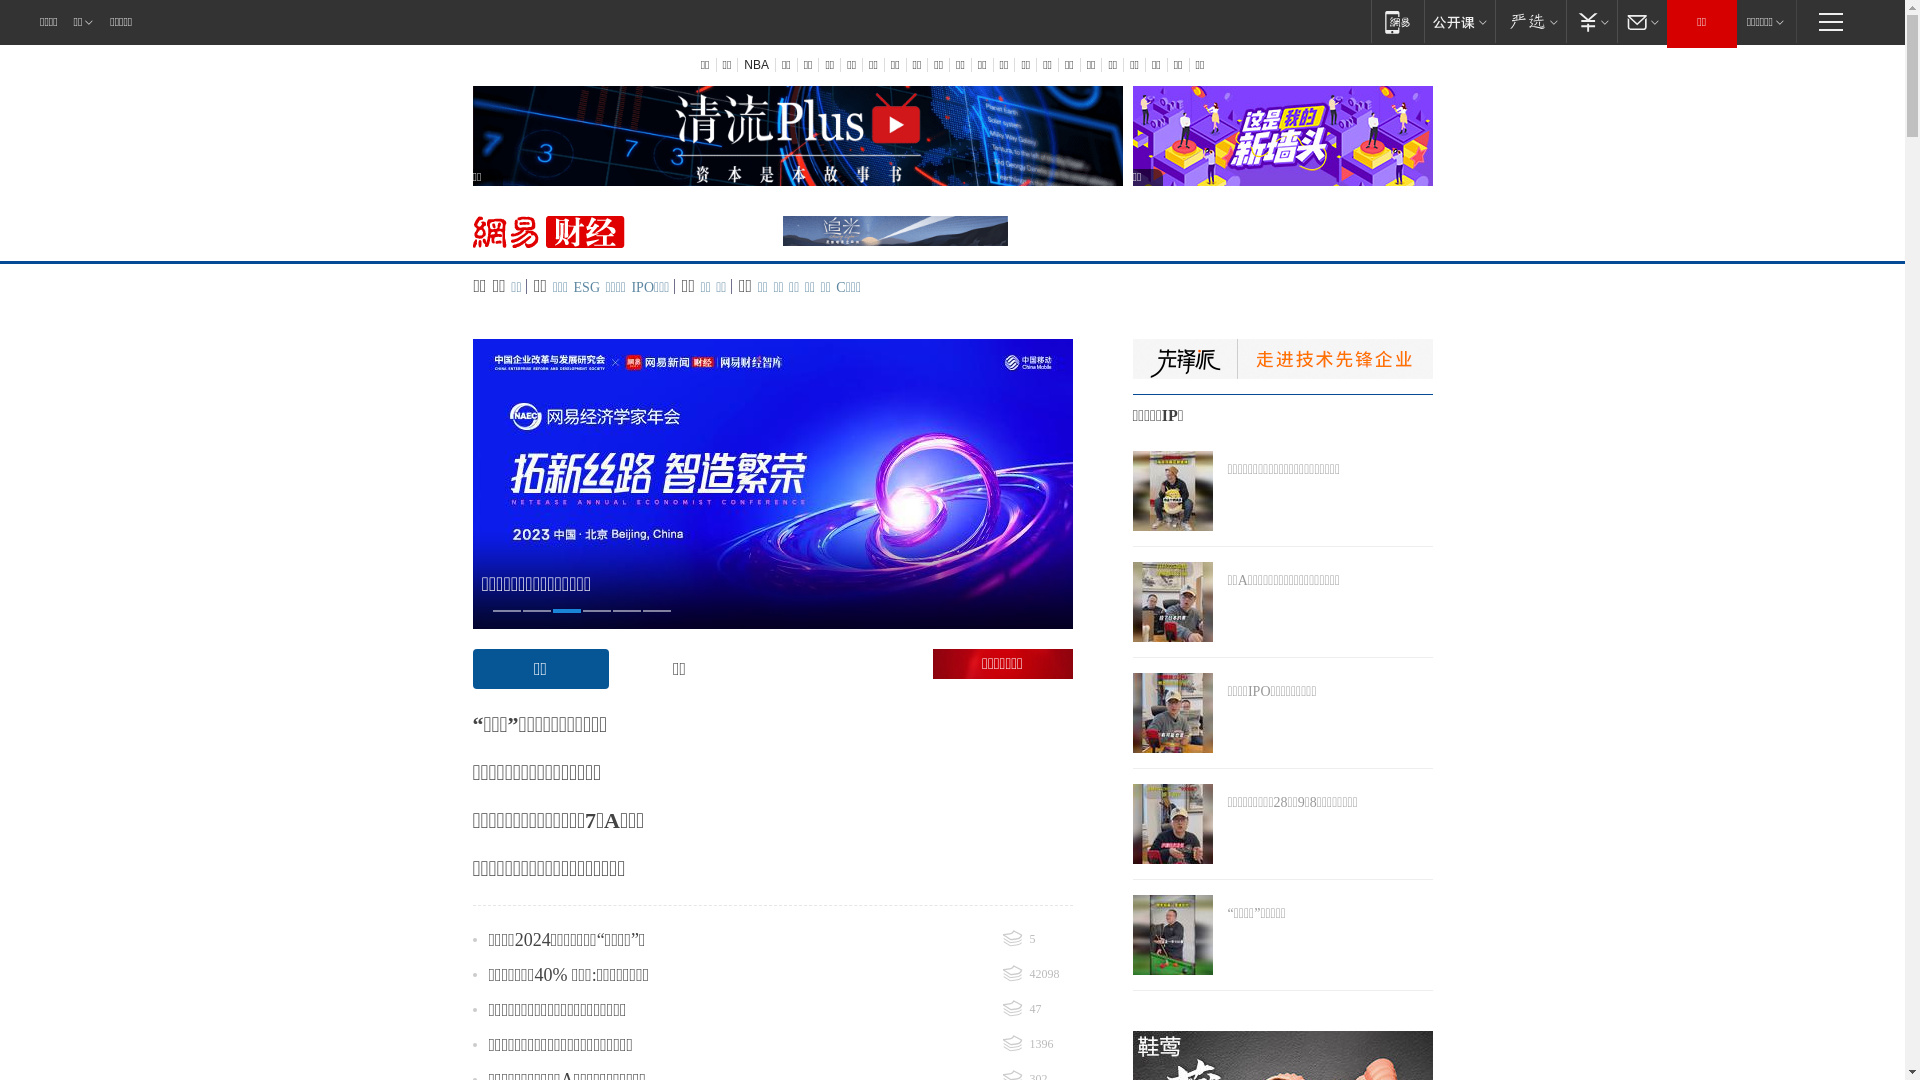  What do you see at coordinates (1036, 974) in the screenshot?
I see `'42098'` at bounding box center [1036, 974].